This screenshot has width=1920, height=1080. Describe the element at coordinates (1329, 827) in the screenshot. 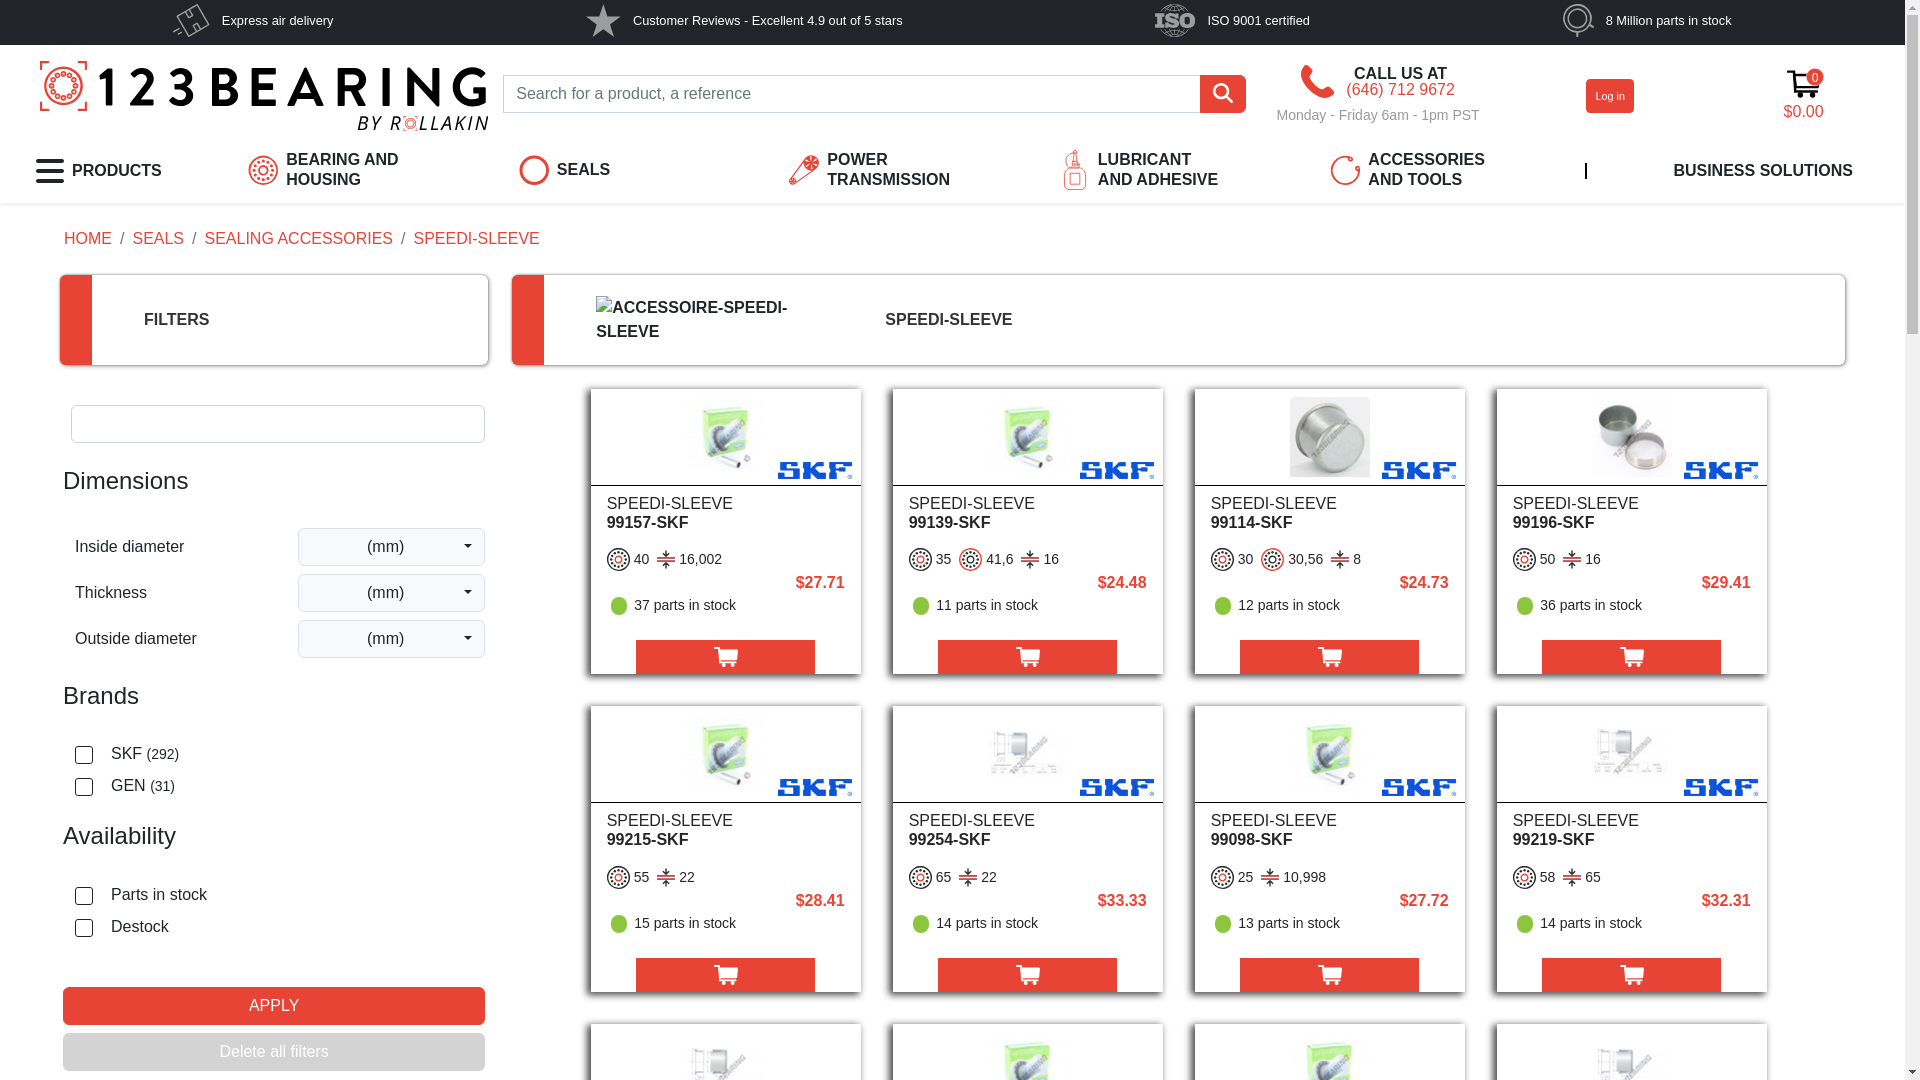

I see `'SPEEDI-SLEEVE` at that location.